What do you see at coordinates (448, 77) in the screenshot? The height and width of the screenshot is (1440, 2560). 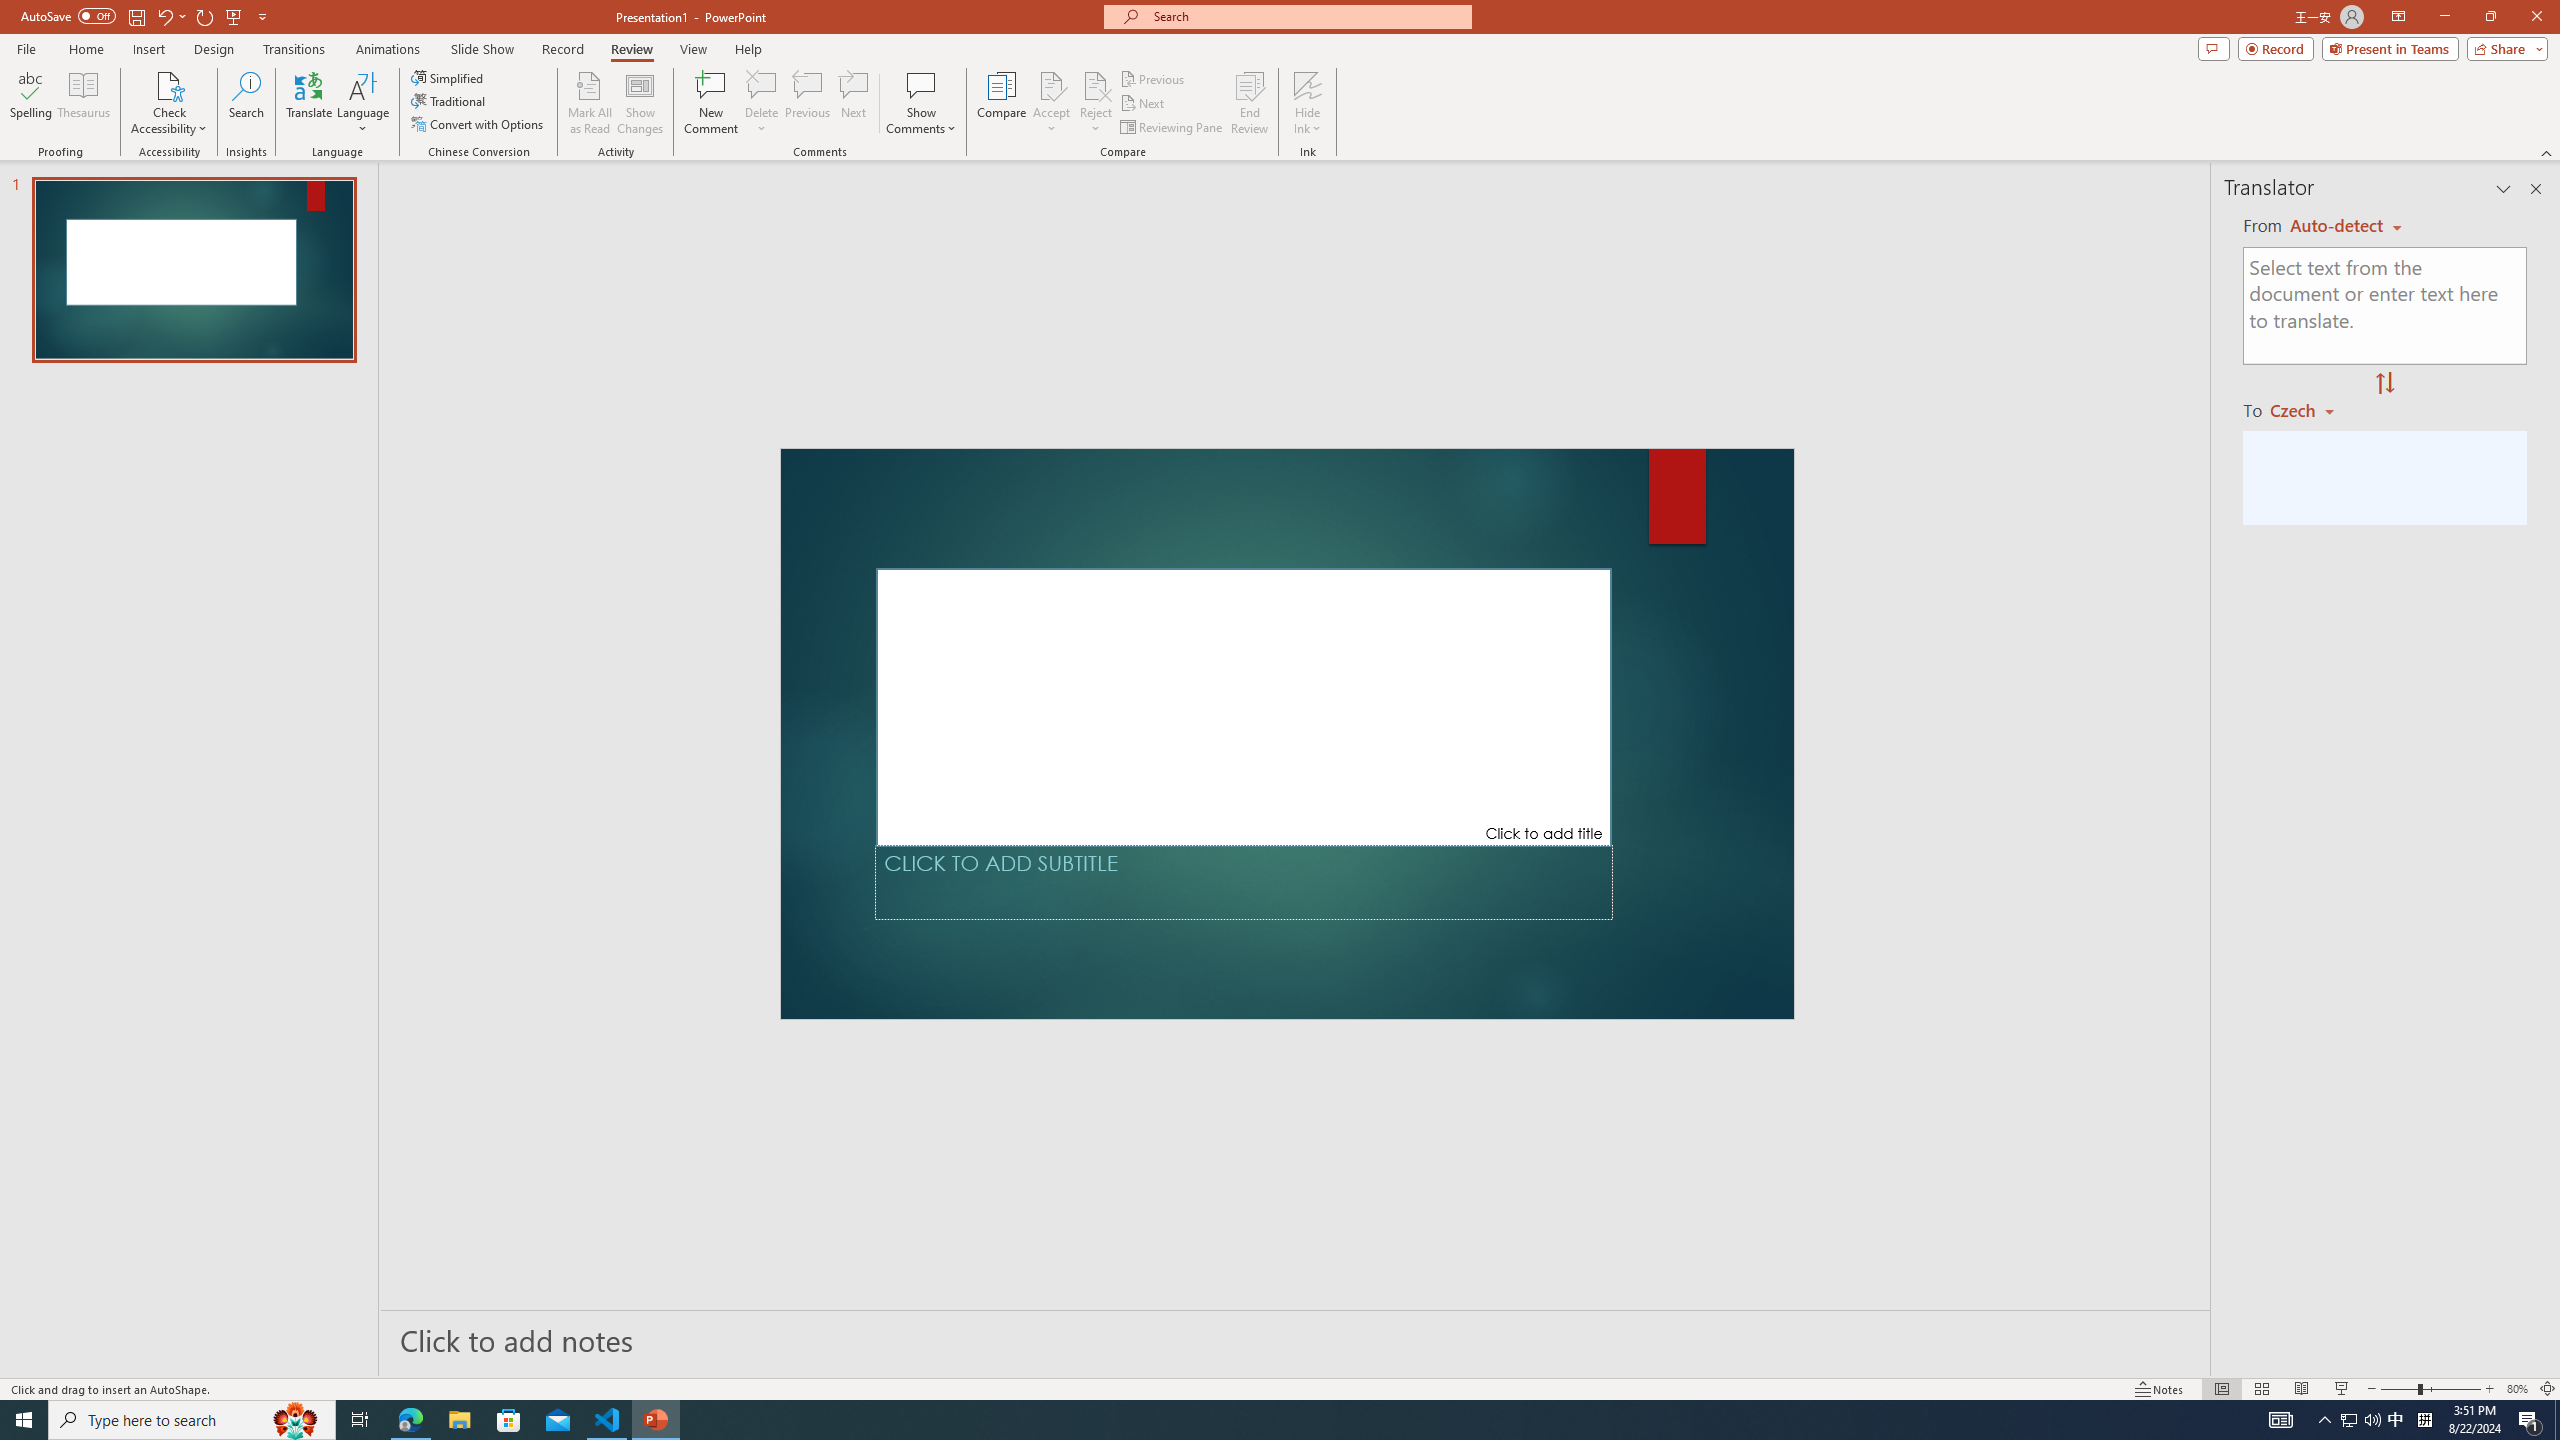 I see `'Simplified'` at bounding box center [448, 77].